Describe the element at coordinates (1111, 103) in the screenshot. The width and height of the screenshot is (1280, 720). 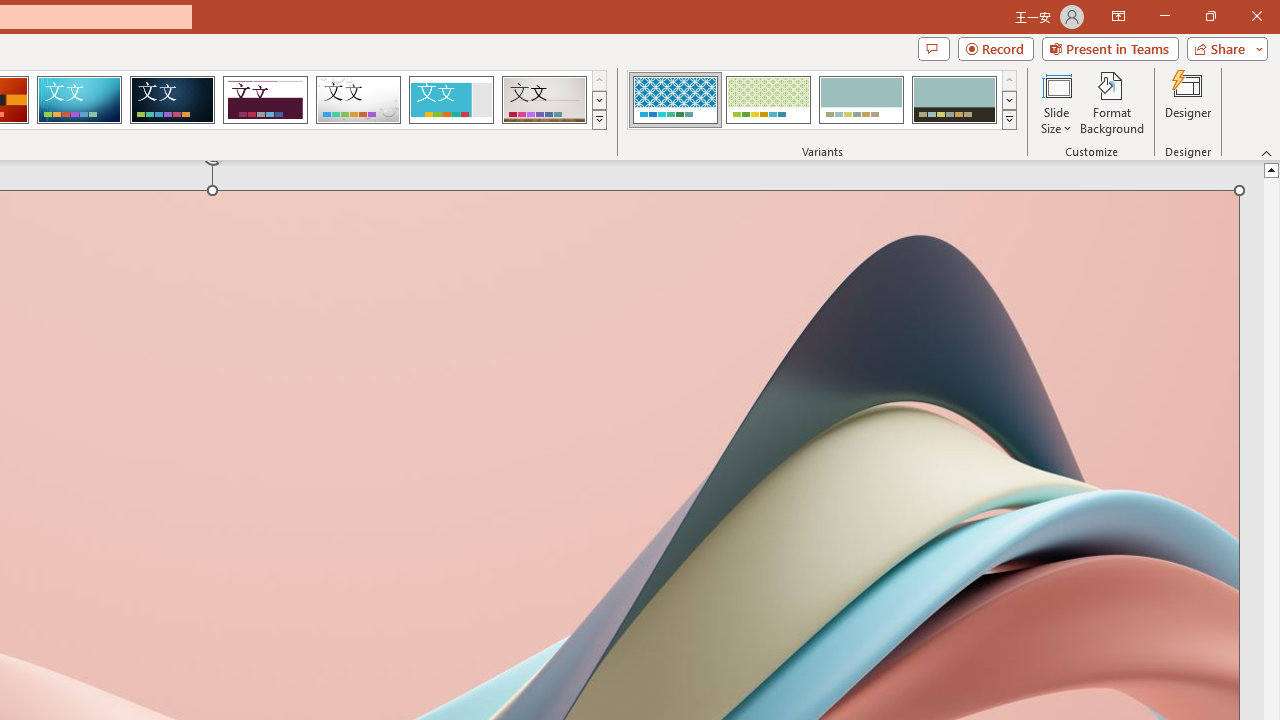
I see `'Format Background'` at that location.